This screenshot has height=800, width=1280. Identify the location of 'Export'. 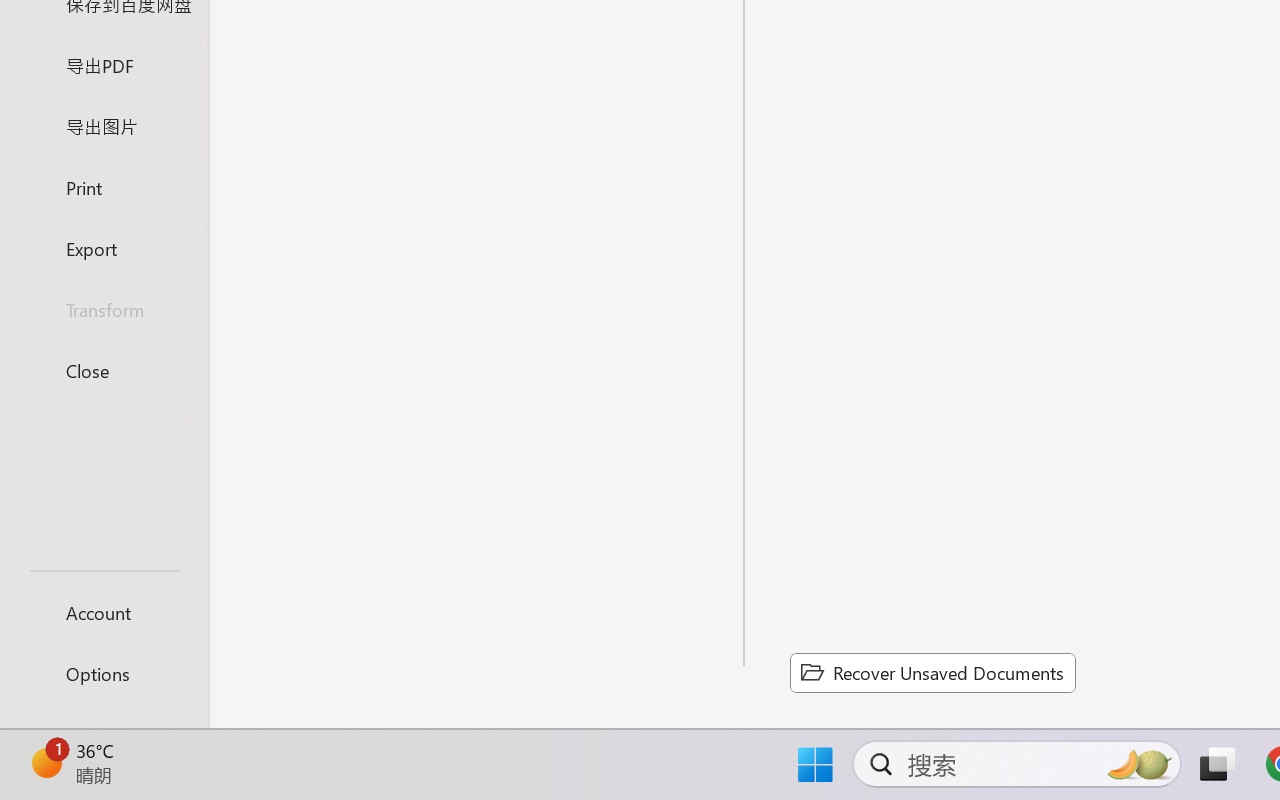
(103, 247).